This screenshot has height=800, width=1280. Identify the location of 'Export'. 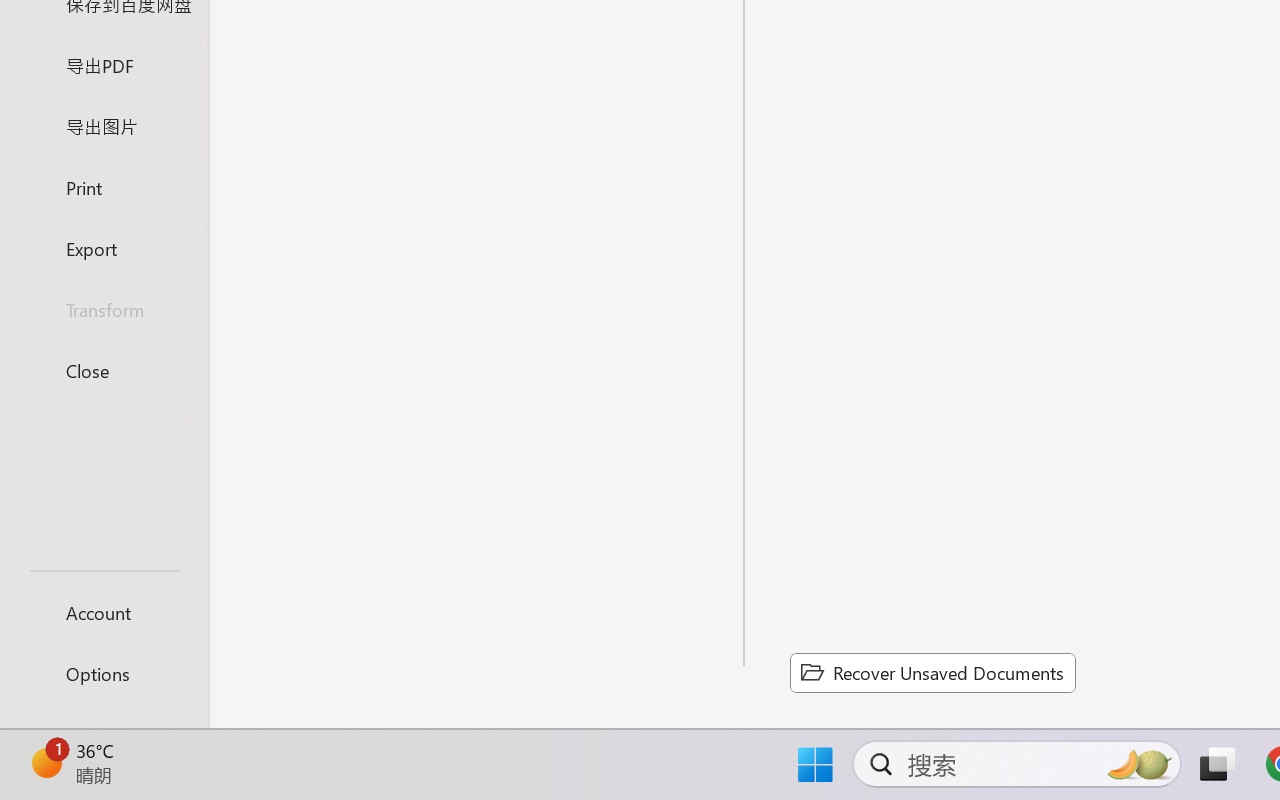
(103, 247).